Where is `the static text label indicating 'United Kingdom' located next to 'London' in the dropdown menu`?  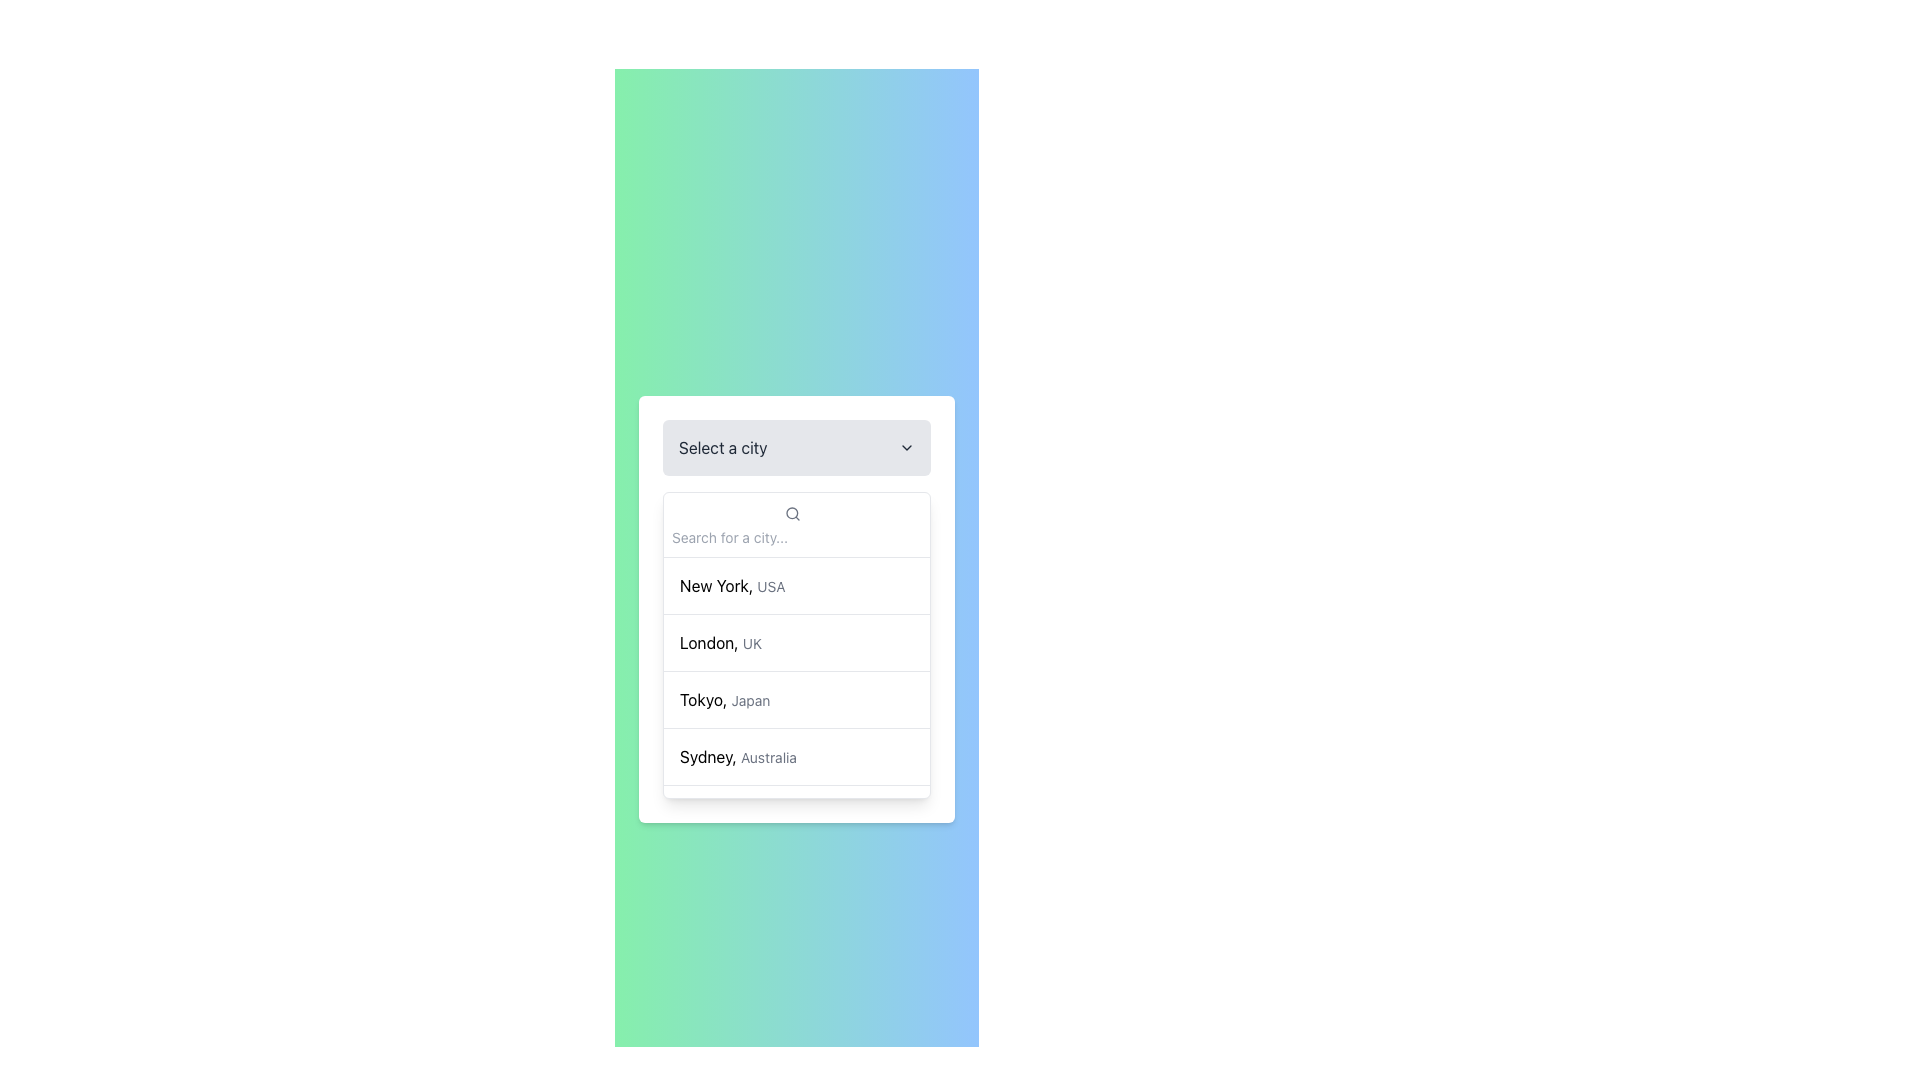 the static text label indicating 'United Kingdom' located next to 'London' in the dropdown menu is located at coordinates (751, 643).